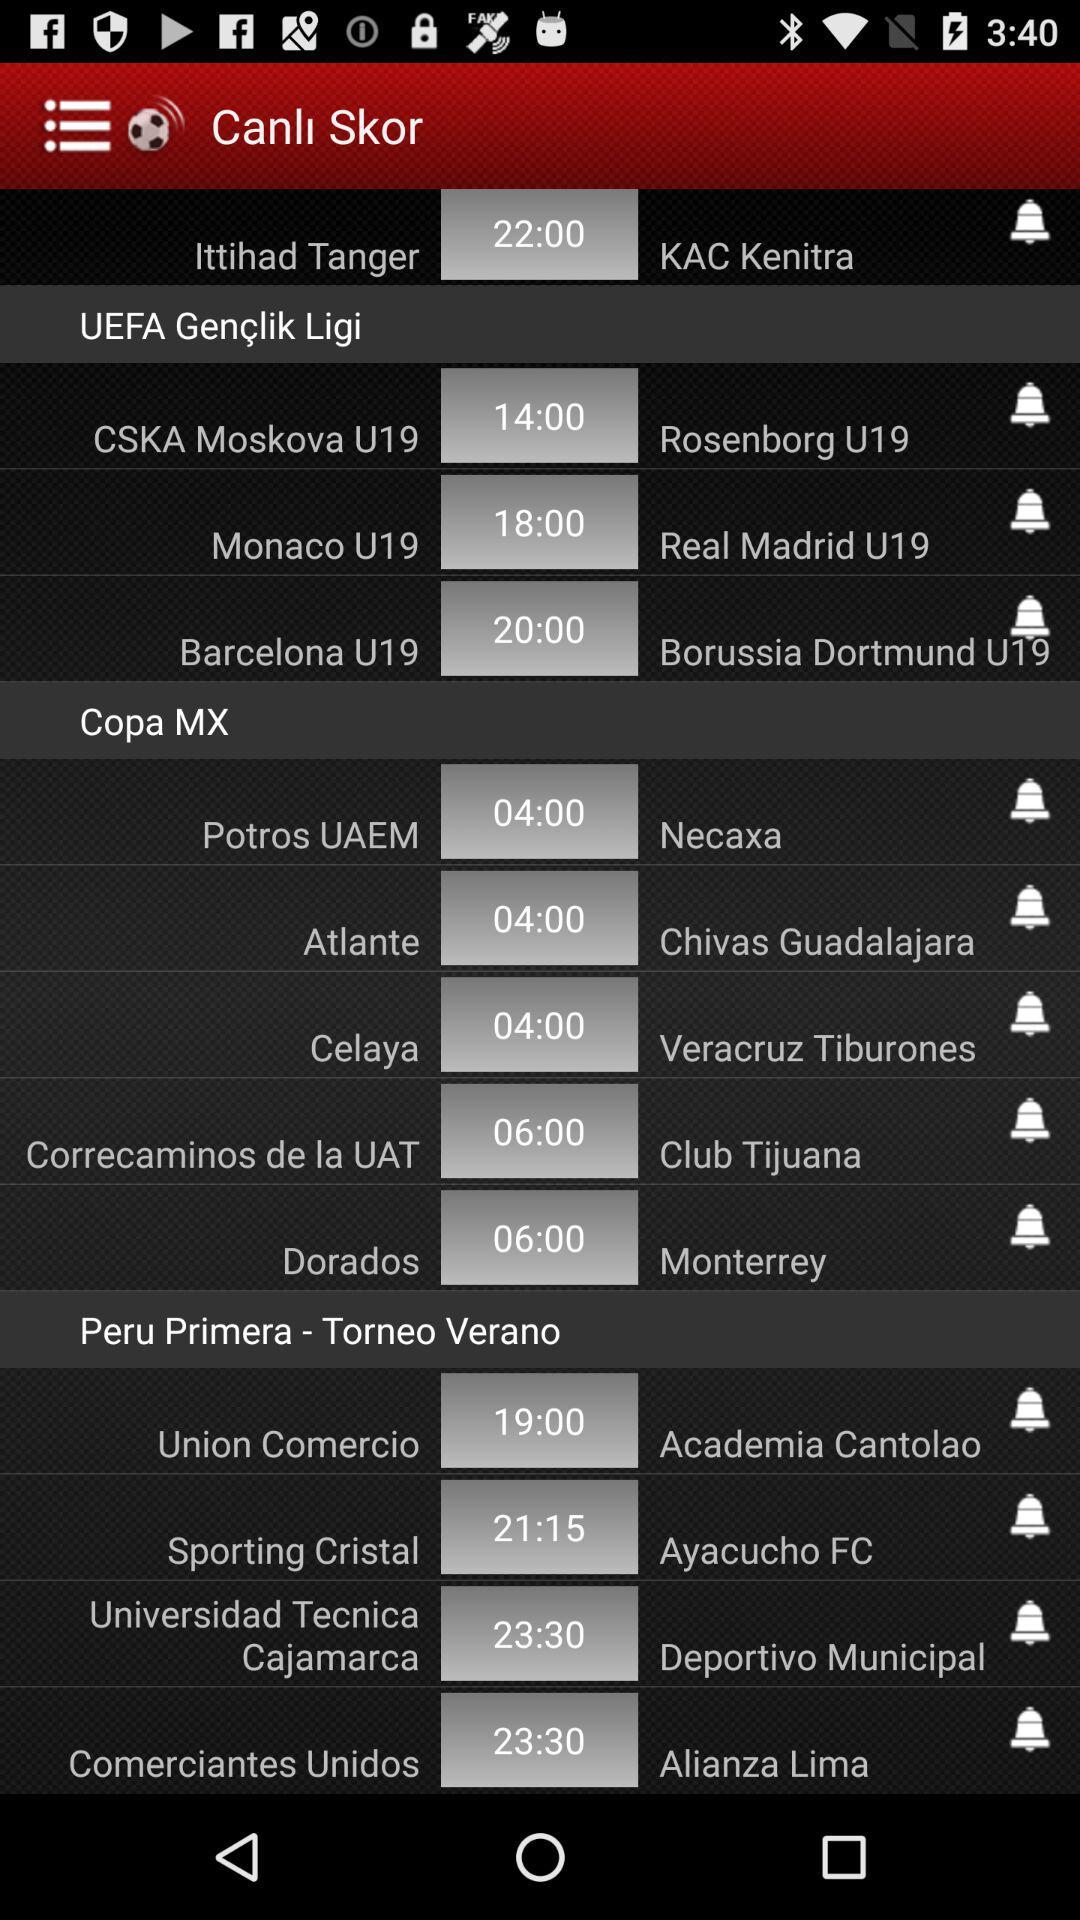  Describe the element at coordinates (1029, 1516) in the screenshot. I see `turn on notification` at that location.